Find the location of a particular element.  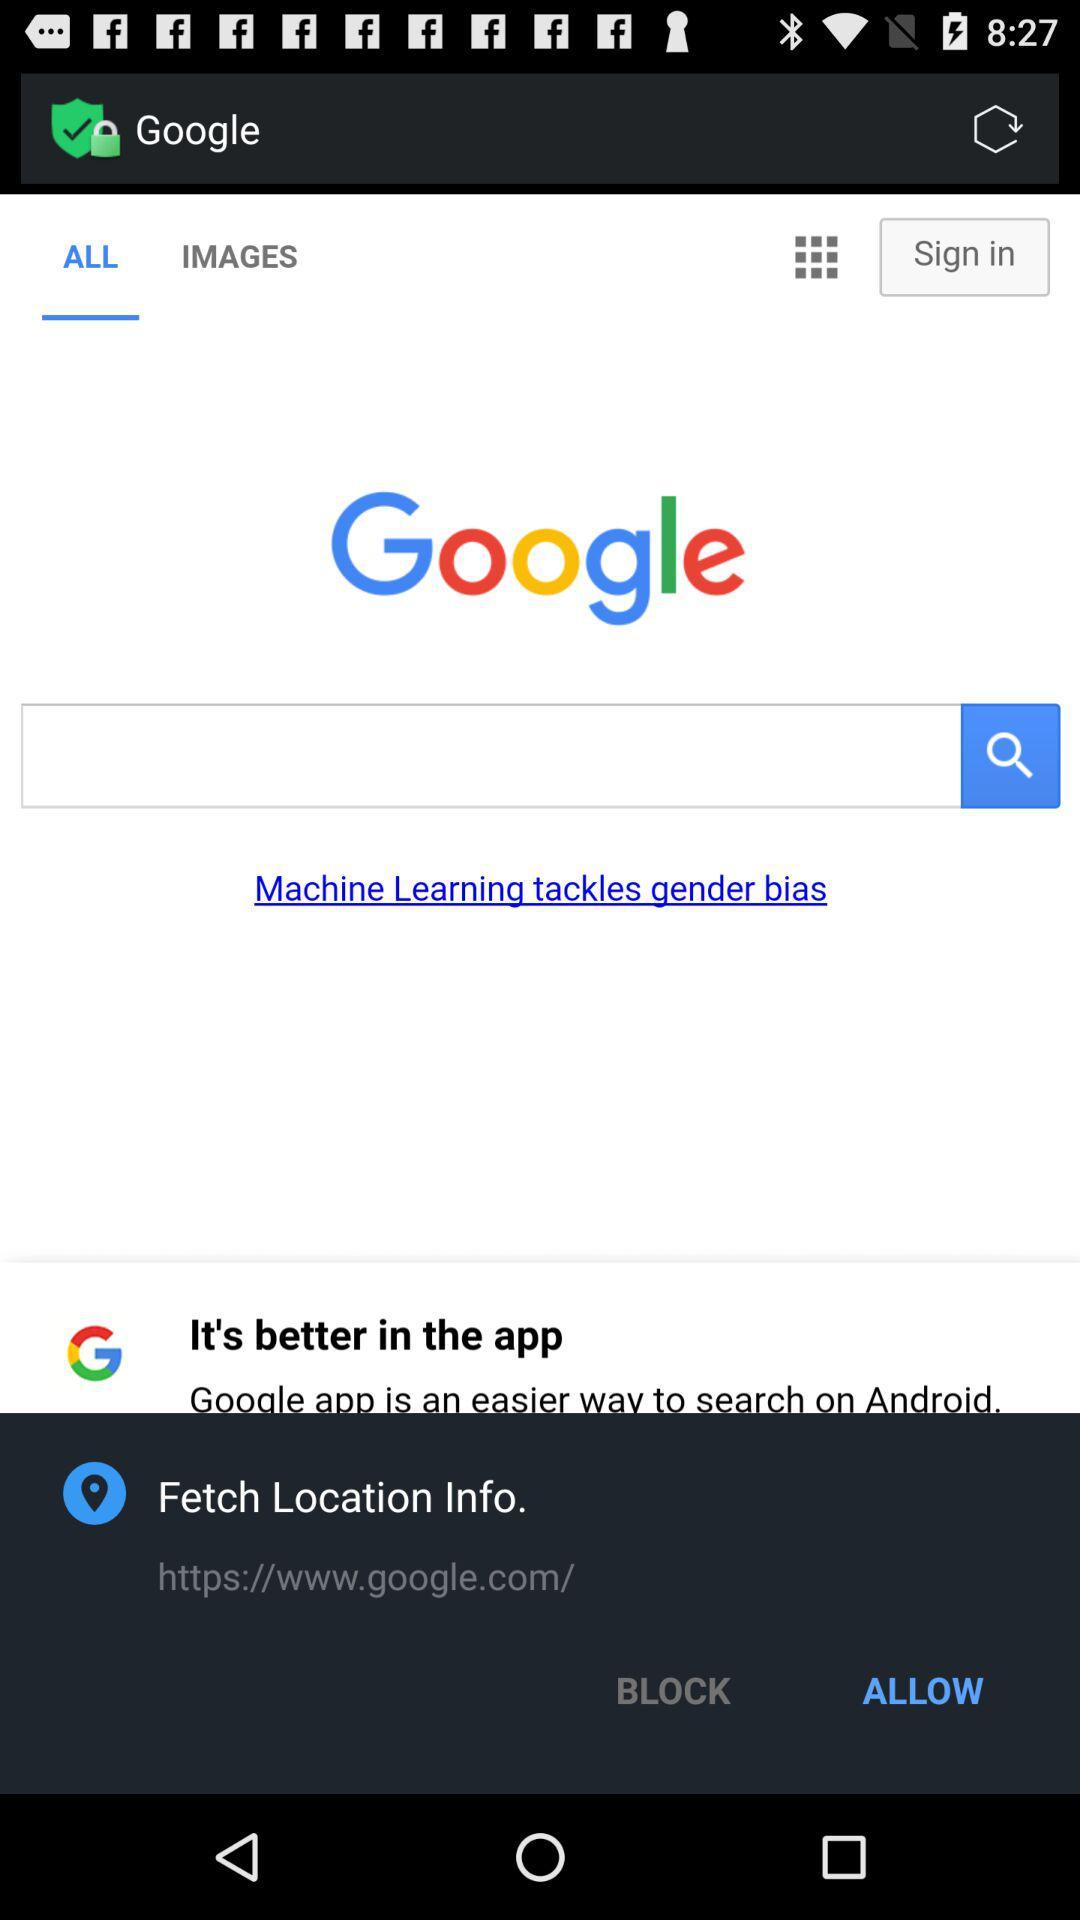

the green icon which is in the black background is located at coordinates (76, 127).